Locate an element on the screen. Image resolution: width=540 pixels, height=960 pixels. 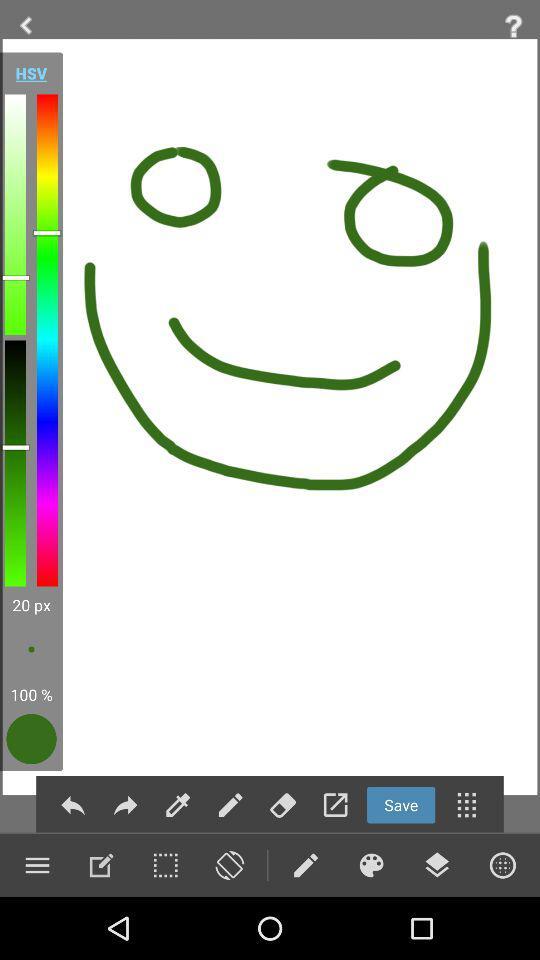
more option is located at coordinates (466, 805).